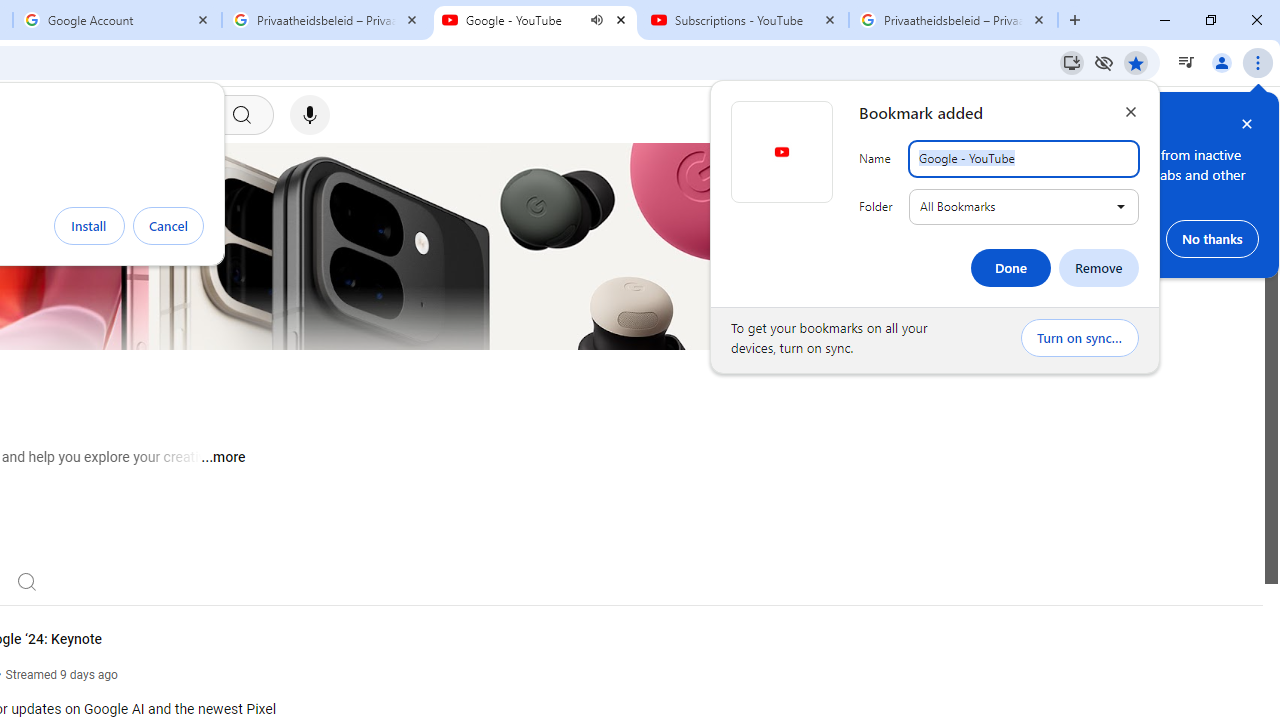  I want to click on 'No thanks', so click(1211, 238).